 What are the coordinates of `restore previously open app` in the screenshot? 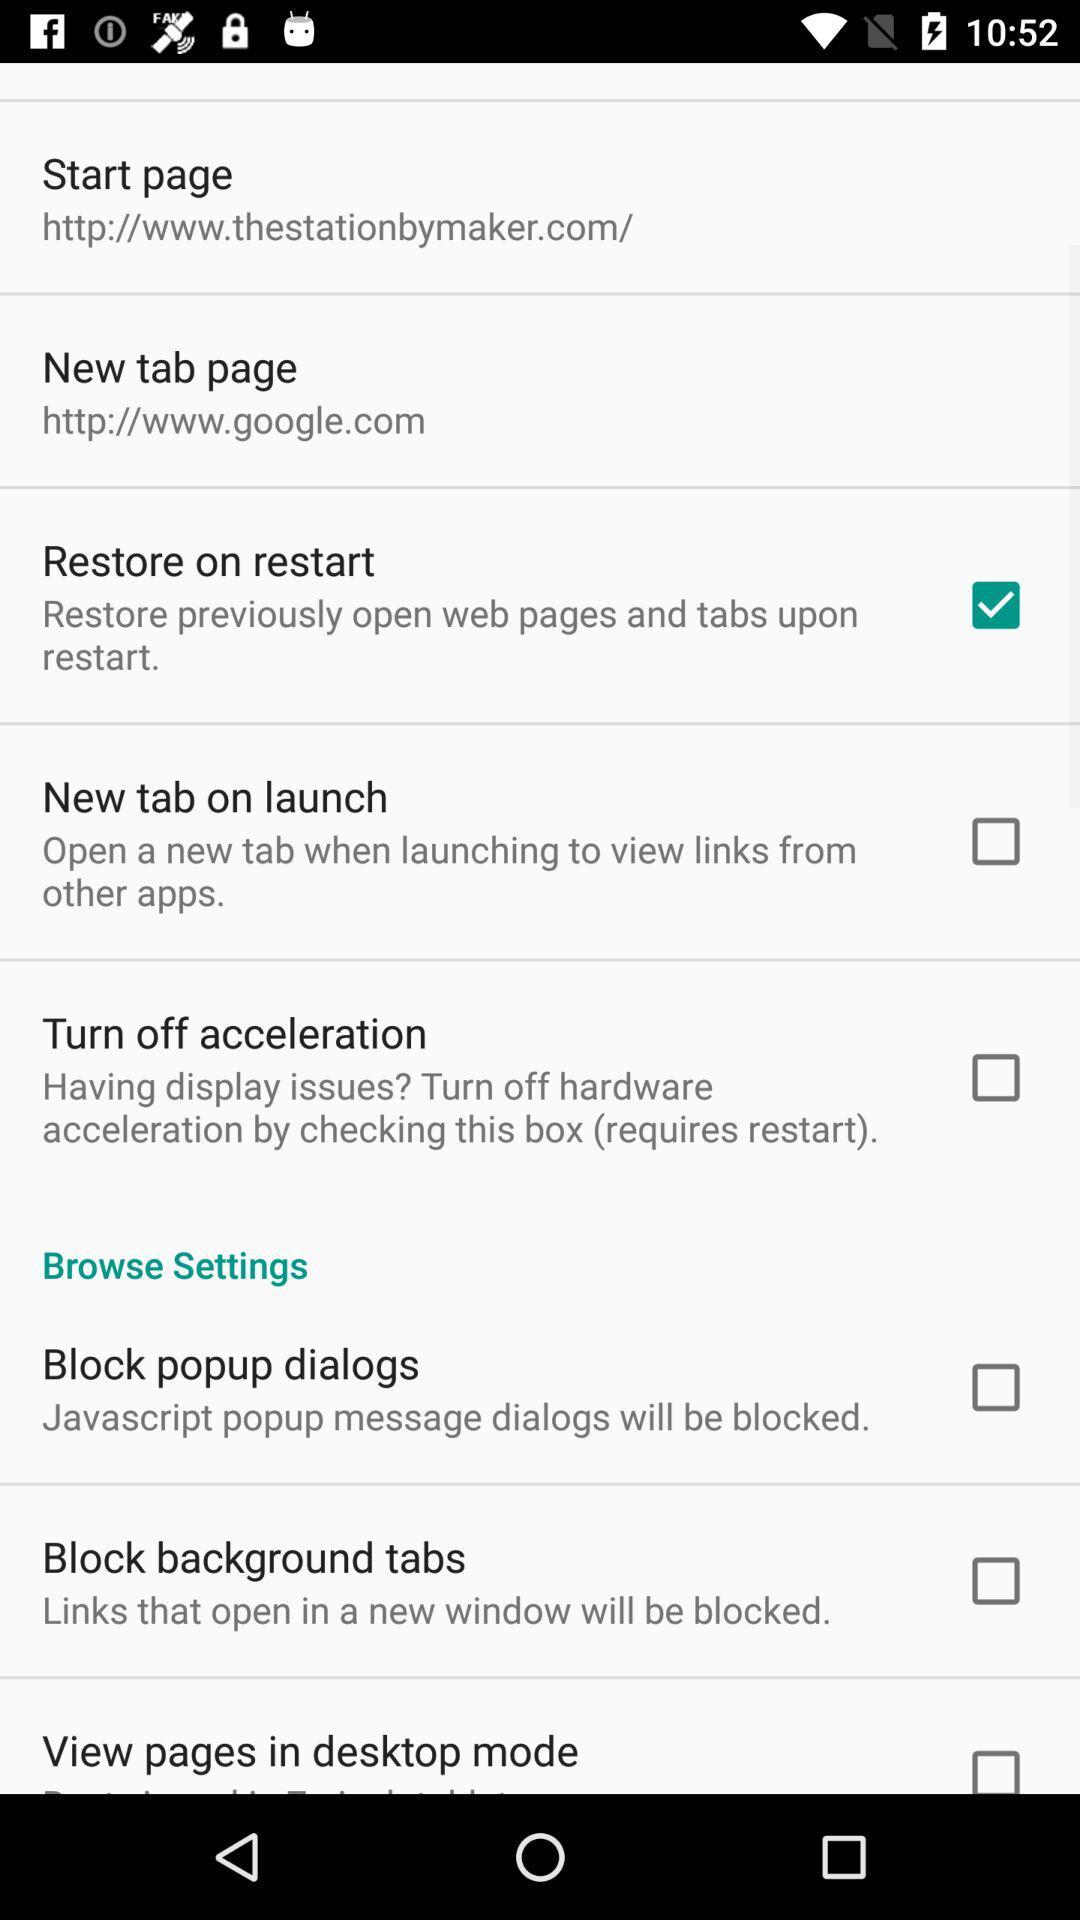 It's located at (477, 633).